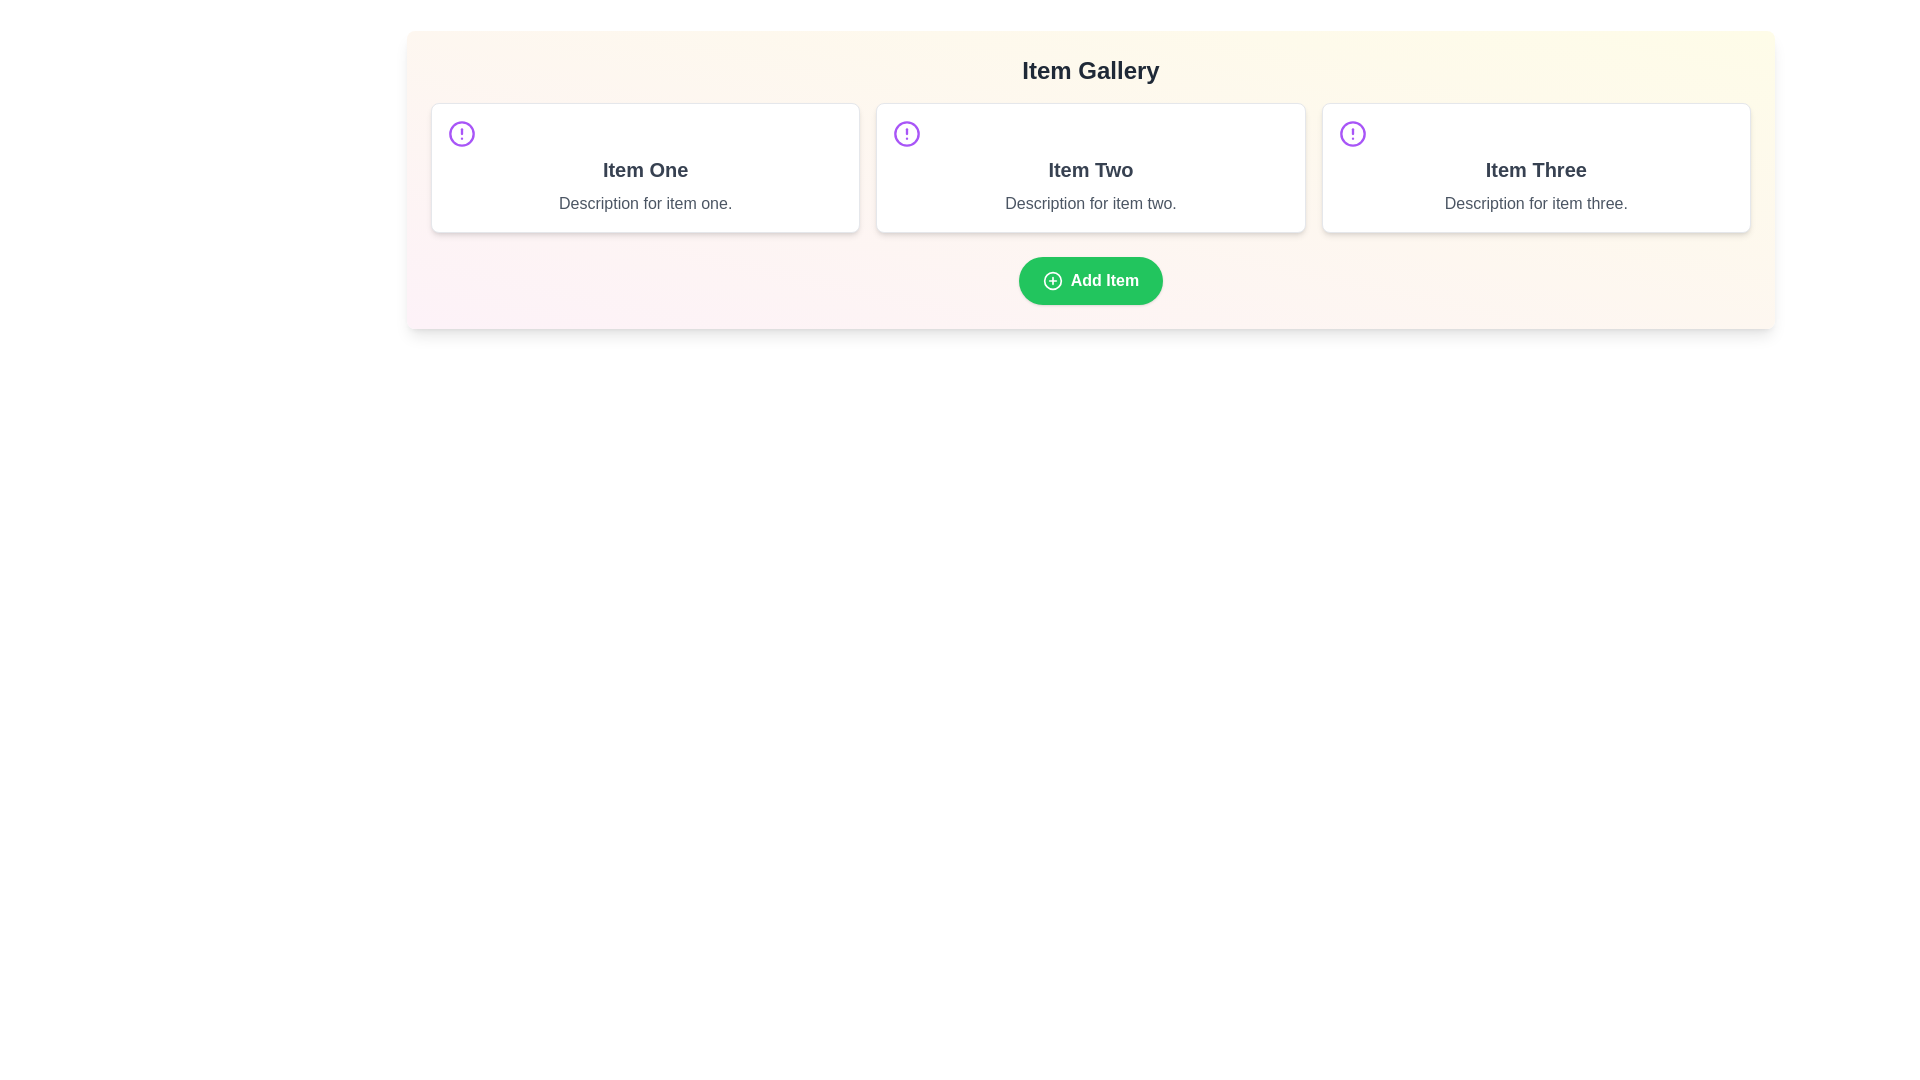 The height and width of the screenshot is (1080, 1920). What do you see at coordinates (1051, 281) in the screenshot?
I see `the circular '+' icon in white on a green background, located at the left side of the 'Add Item' button, for visual guidance` at bounding box center [1051, 281].